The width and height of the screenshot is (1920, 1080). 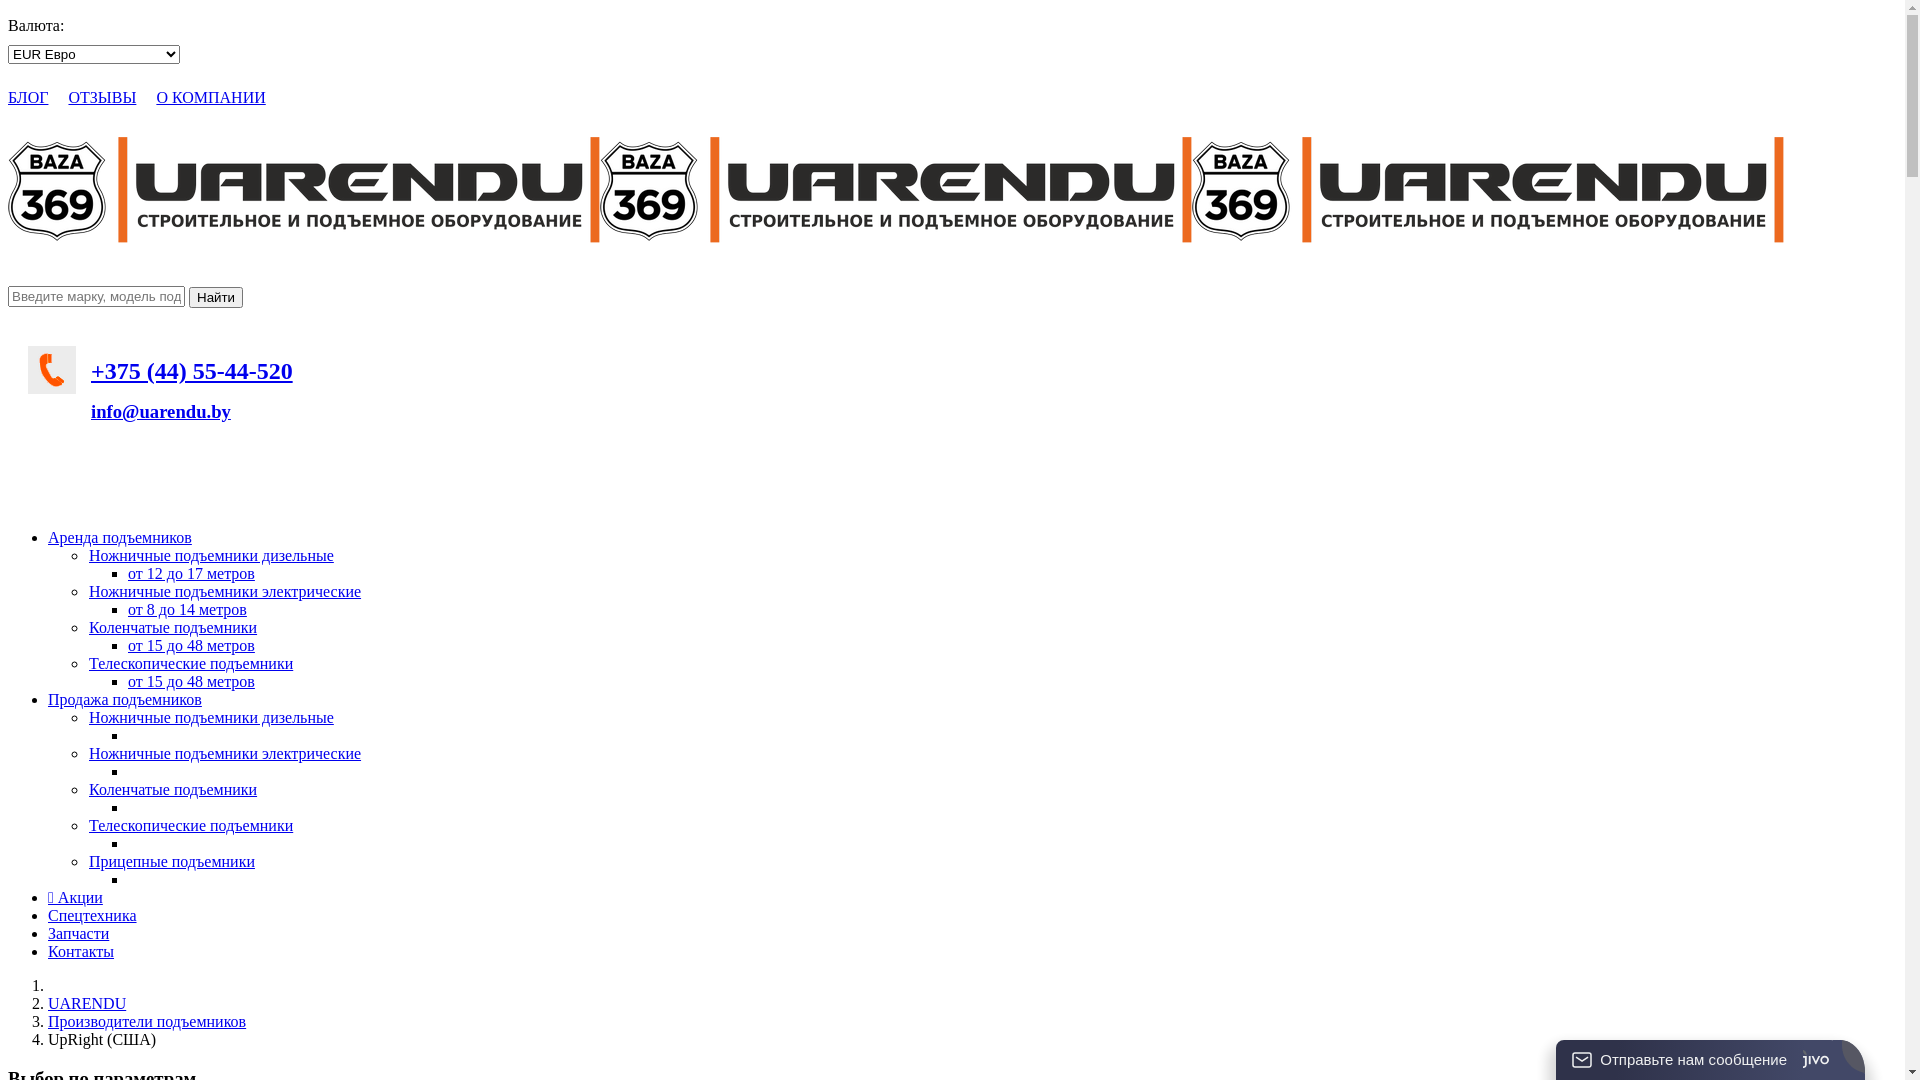 What do you see at coordinates (85, 1003) in the screenshot?
I see `'UARENDU'` at bounding box center [85, 1003].